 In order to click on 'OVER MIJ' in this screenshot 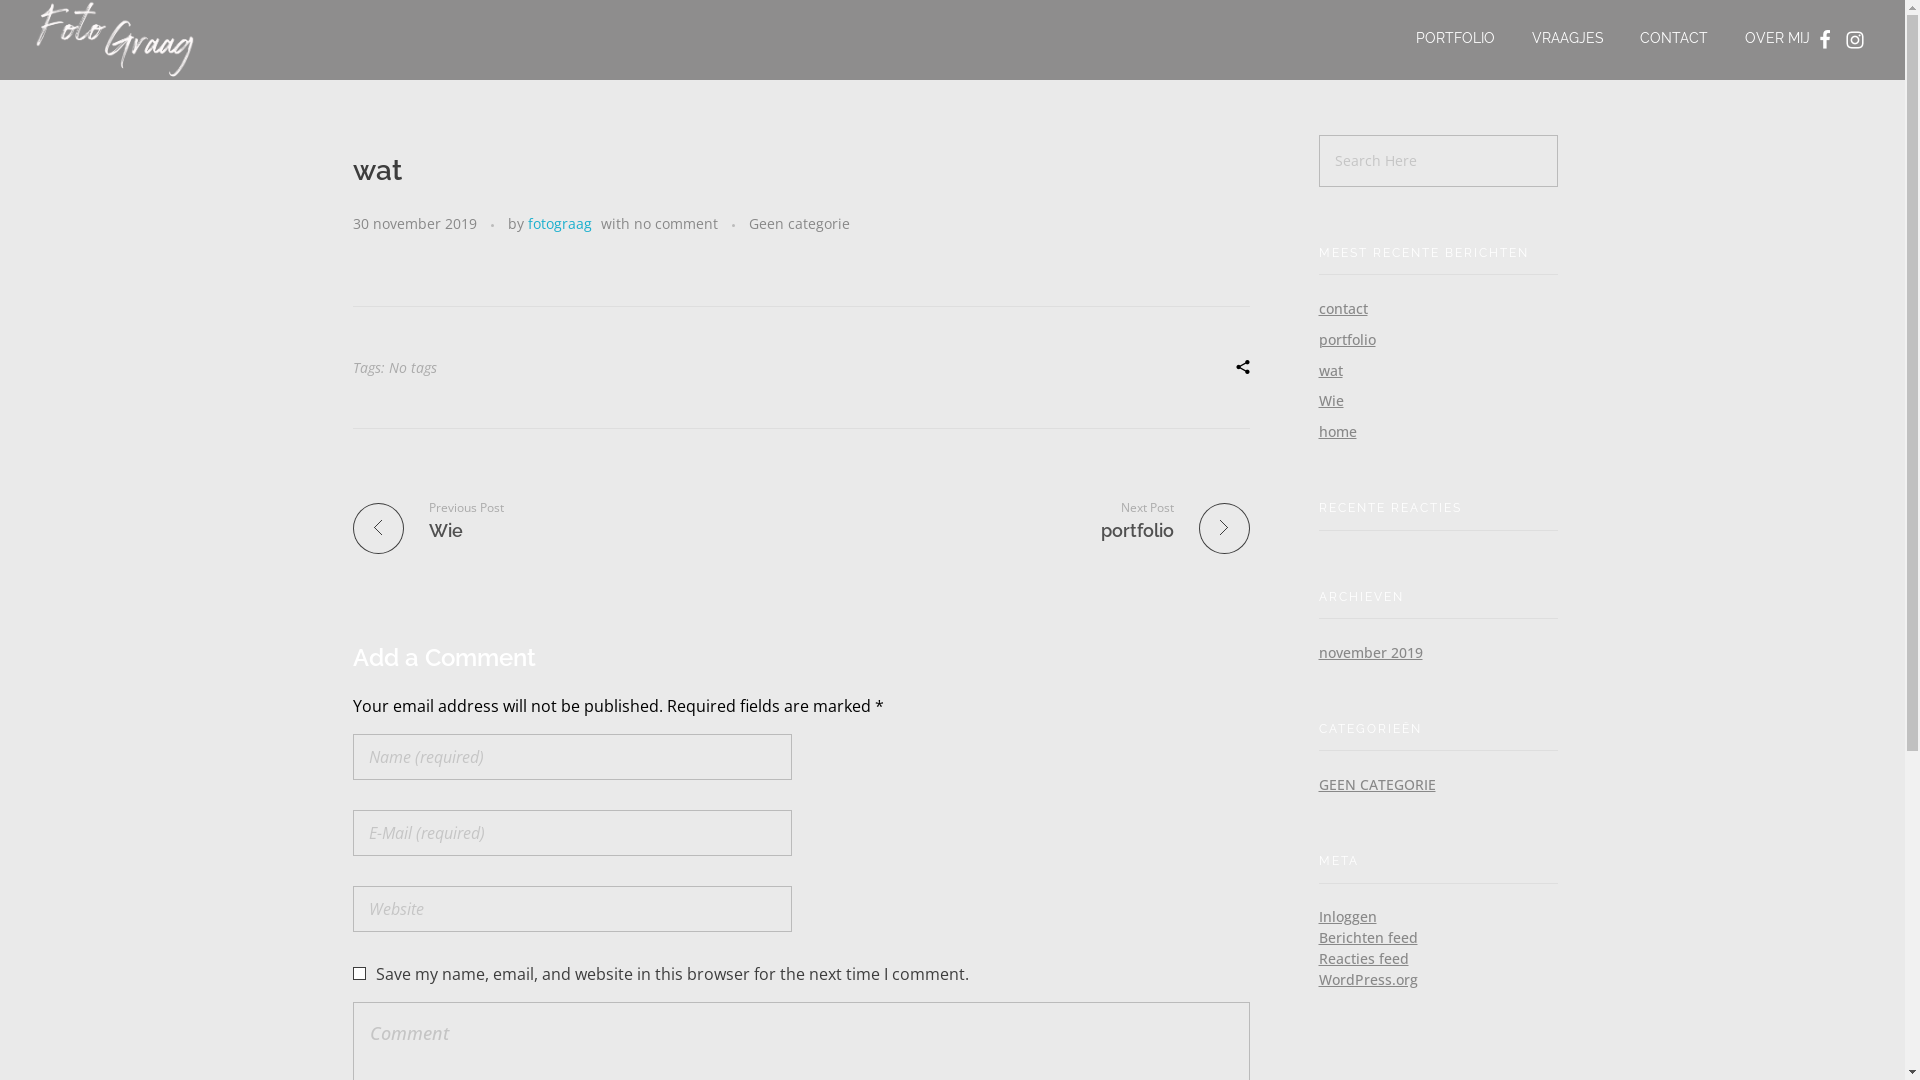, I will do `click(1726, 38)`.